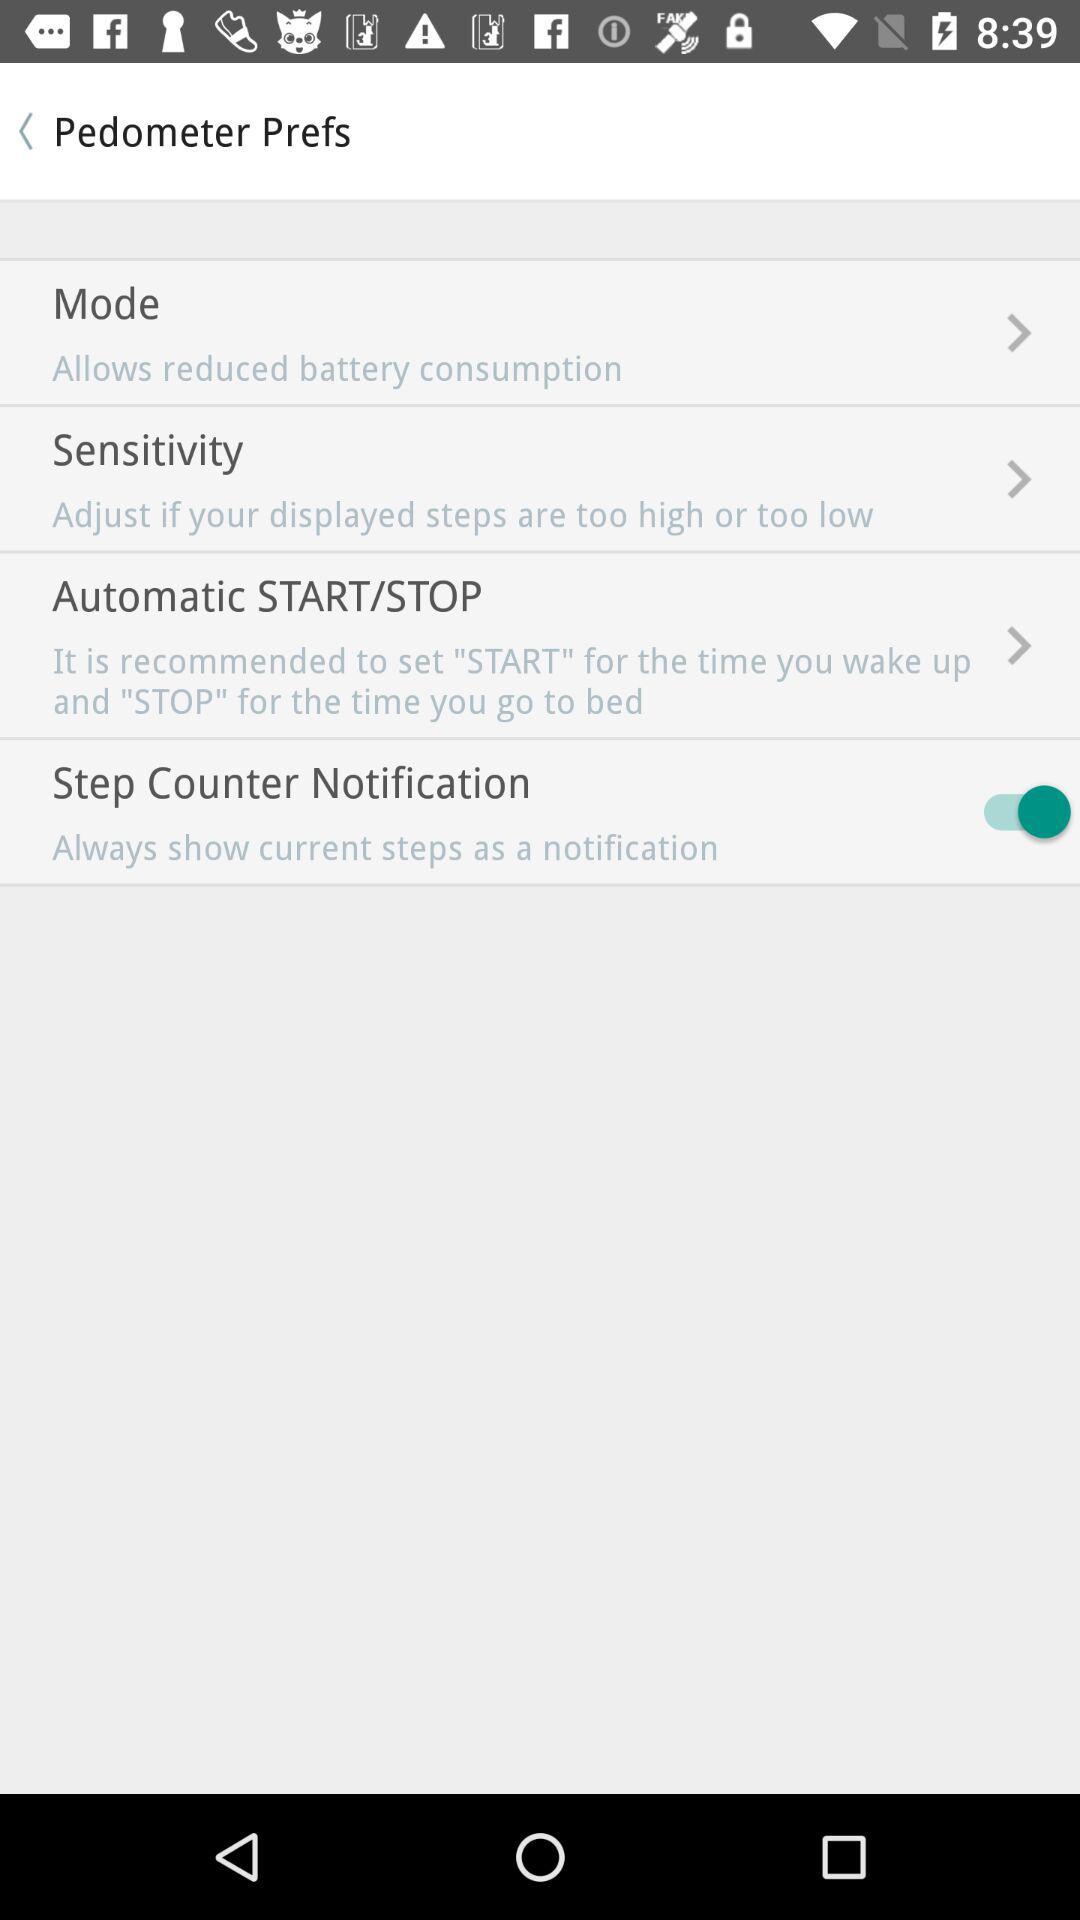  What do you see at coordinates (1017, 811) in the screenshot?
I see `turn on/off` at bounding box center [1017, 811].